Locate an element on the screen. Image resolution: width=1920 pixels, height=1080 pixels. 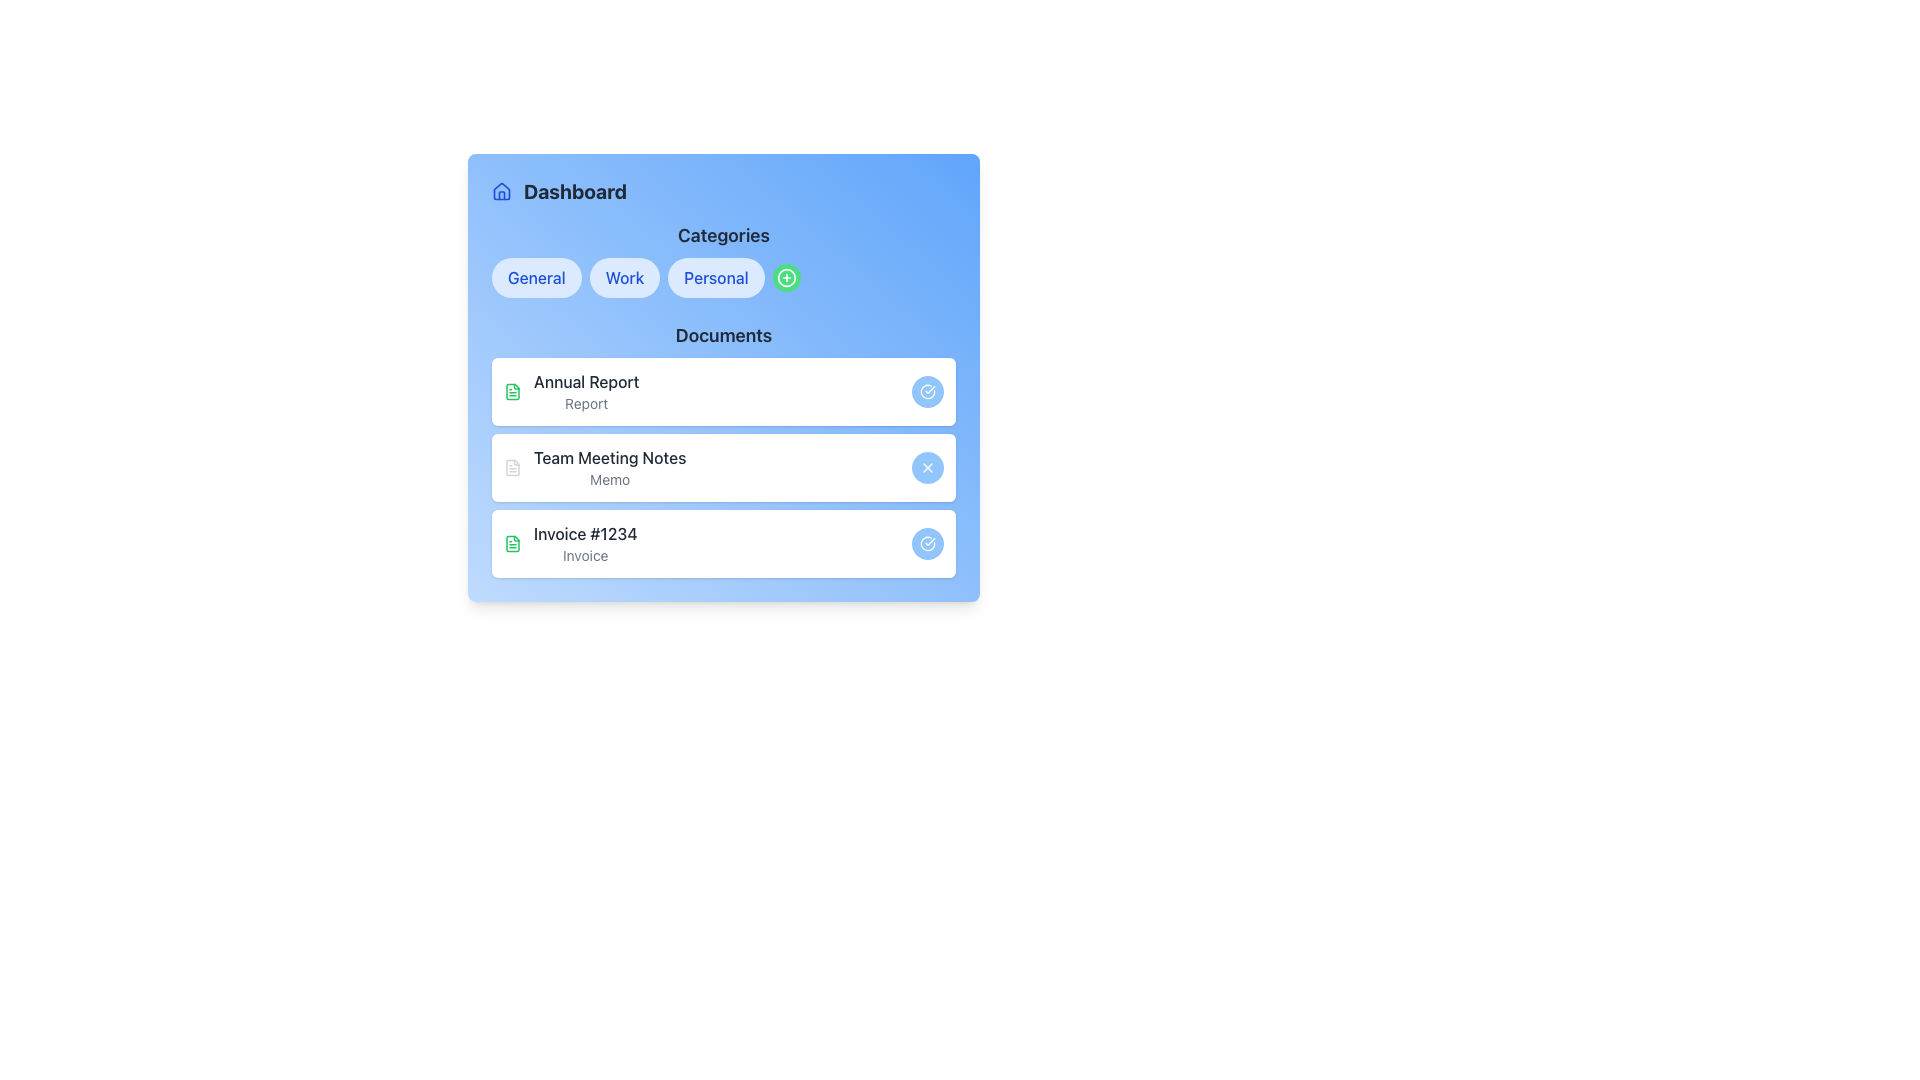
house icon with a blue outline located near the top-left corner of the dashboard panel, next to the header text 'Dashboard.' is located at coordinates (502, 191).